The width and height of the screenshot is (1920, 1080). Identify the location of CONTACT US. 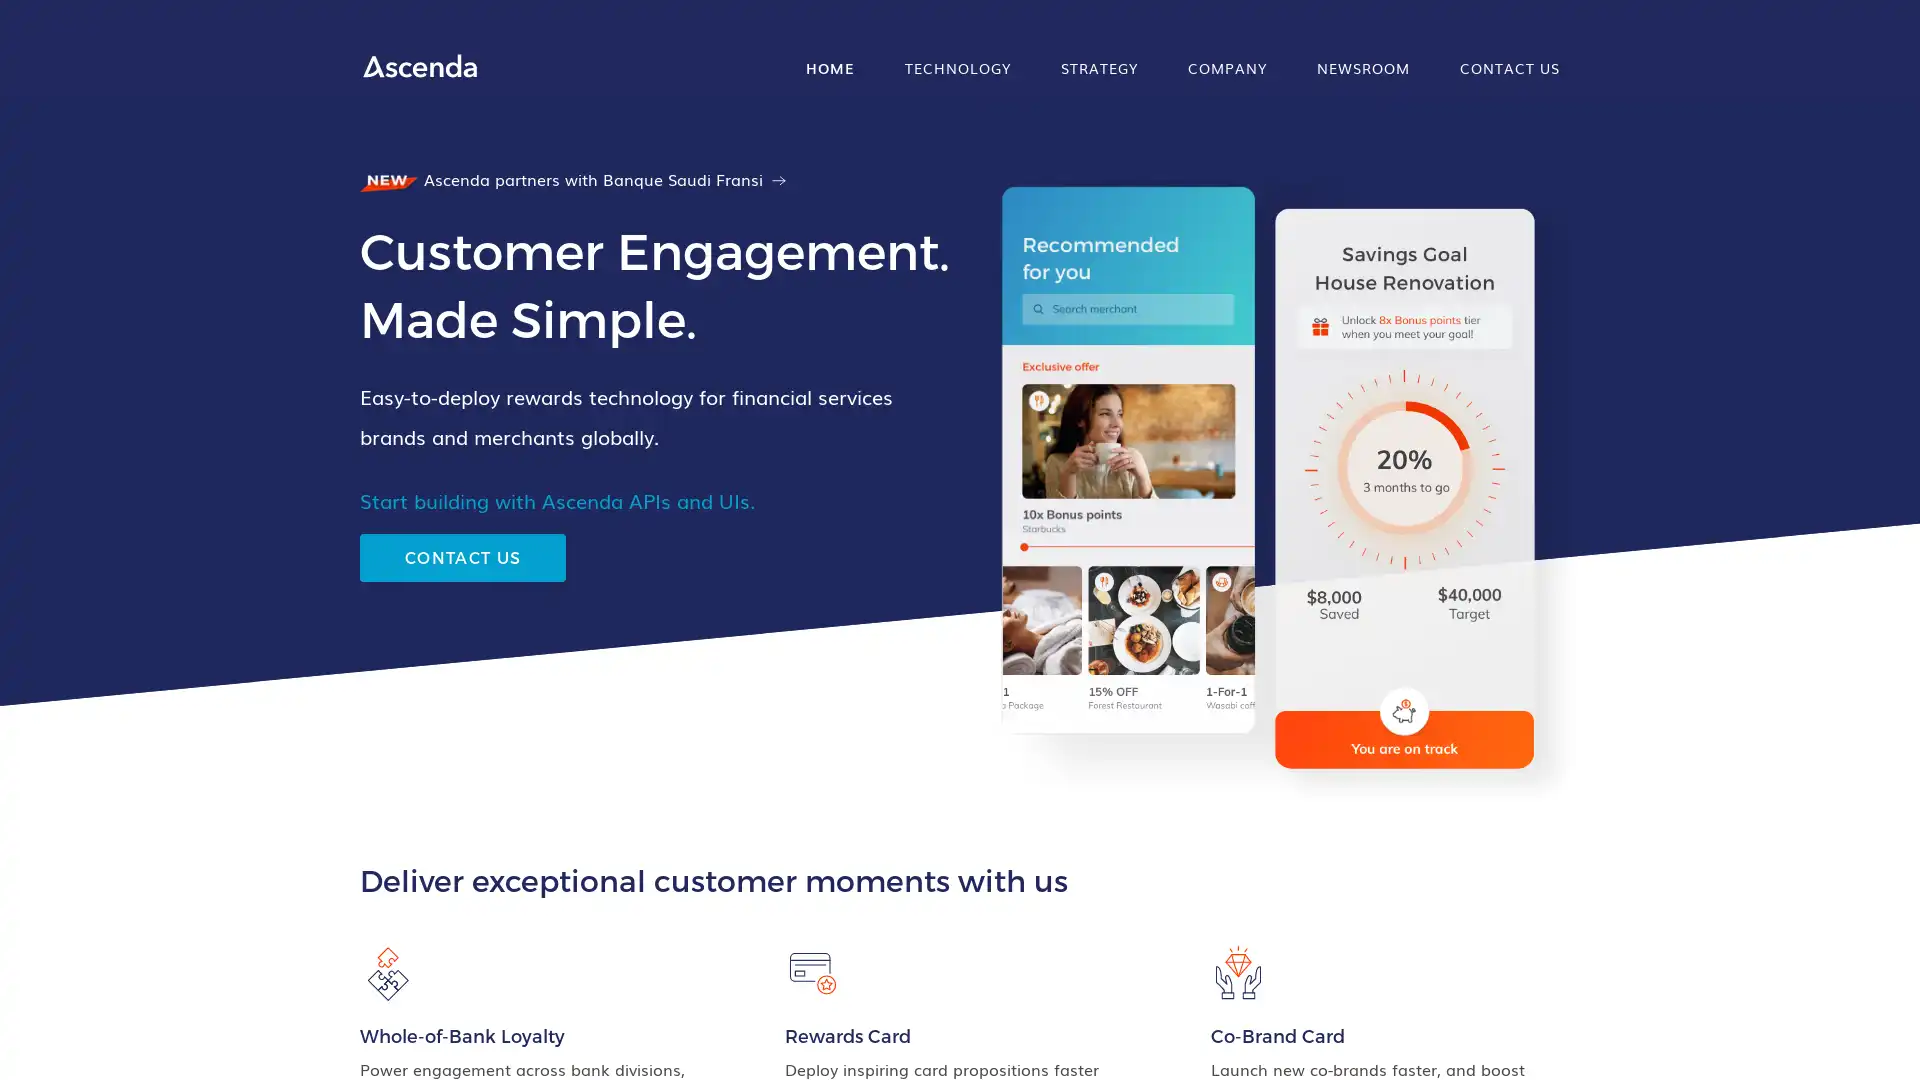
(461, 558).